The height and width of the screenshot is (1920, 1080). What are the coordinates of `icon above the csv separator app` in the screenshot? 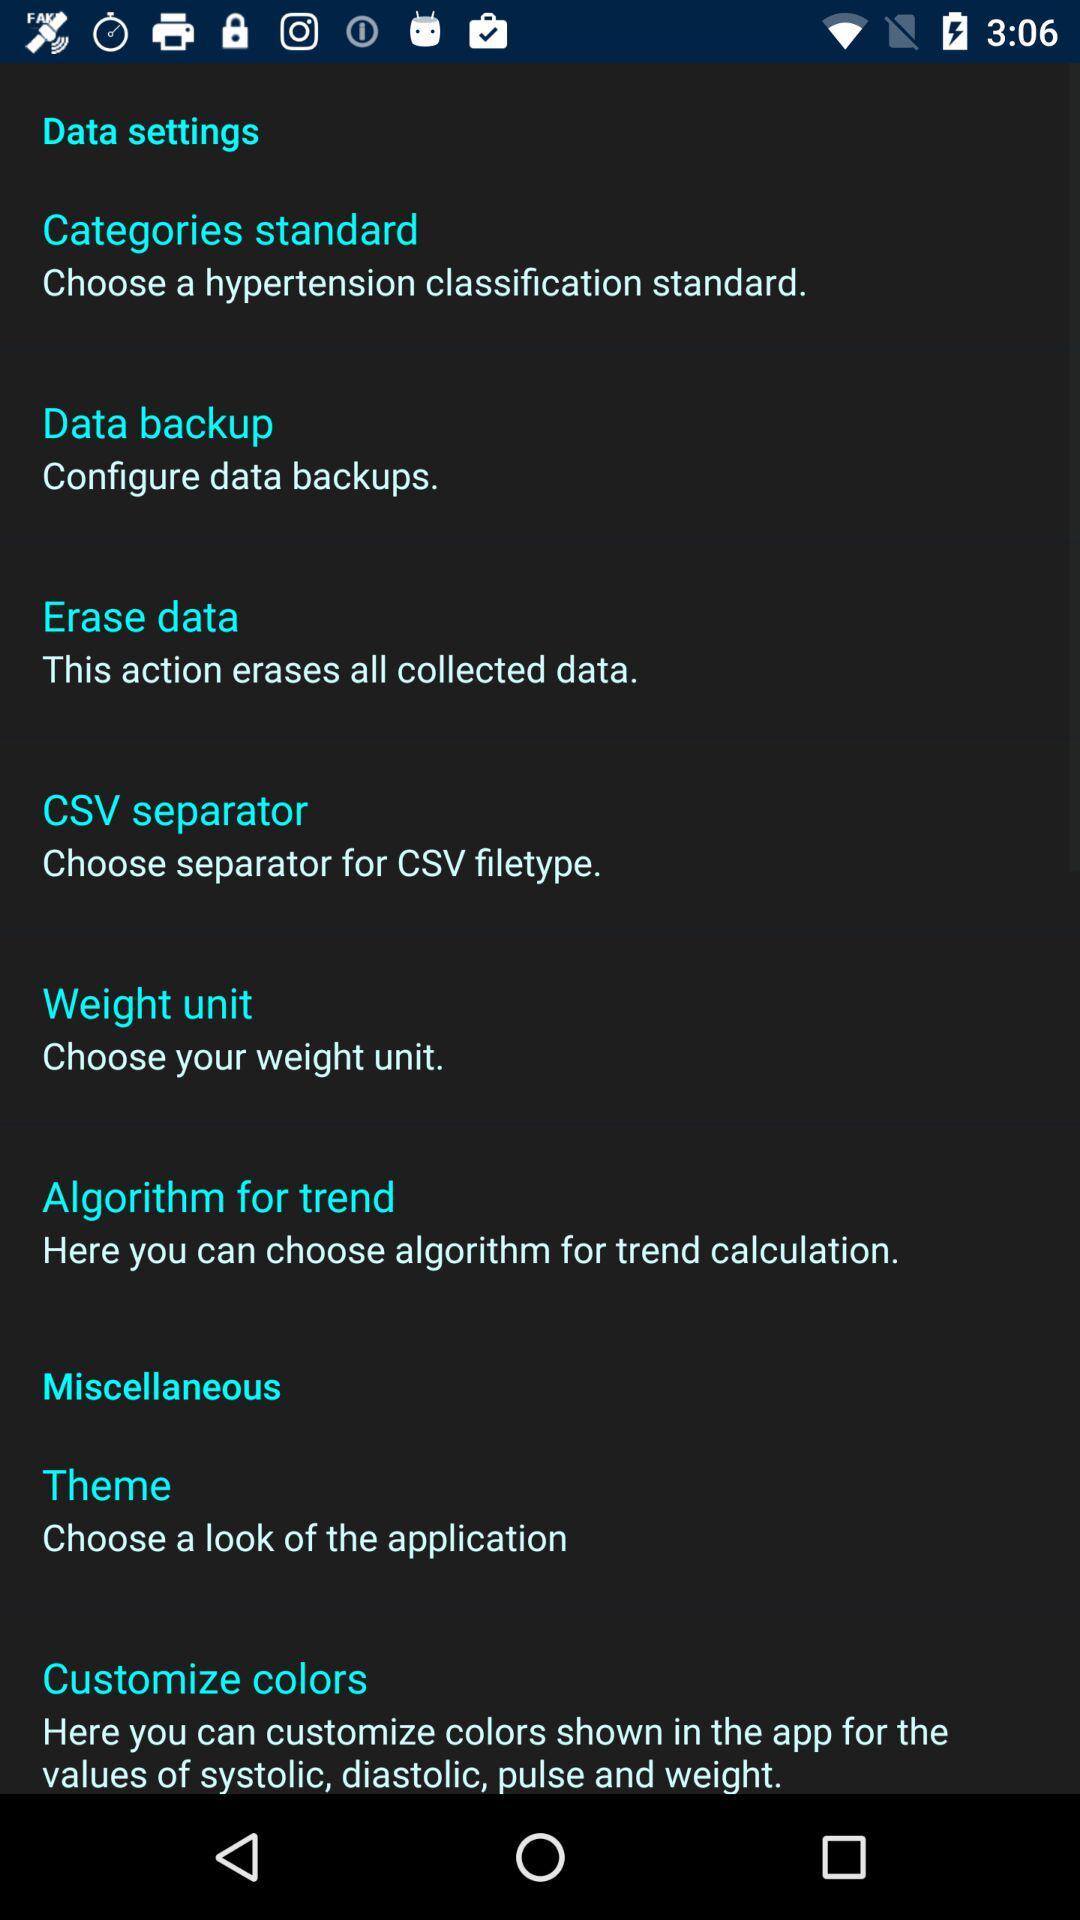 It's located at (339, 668).